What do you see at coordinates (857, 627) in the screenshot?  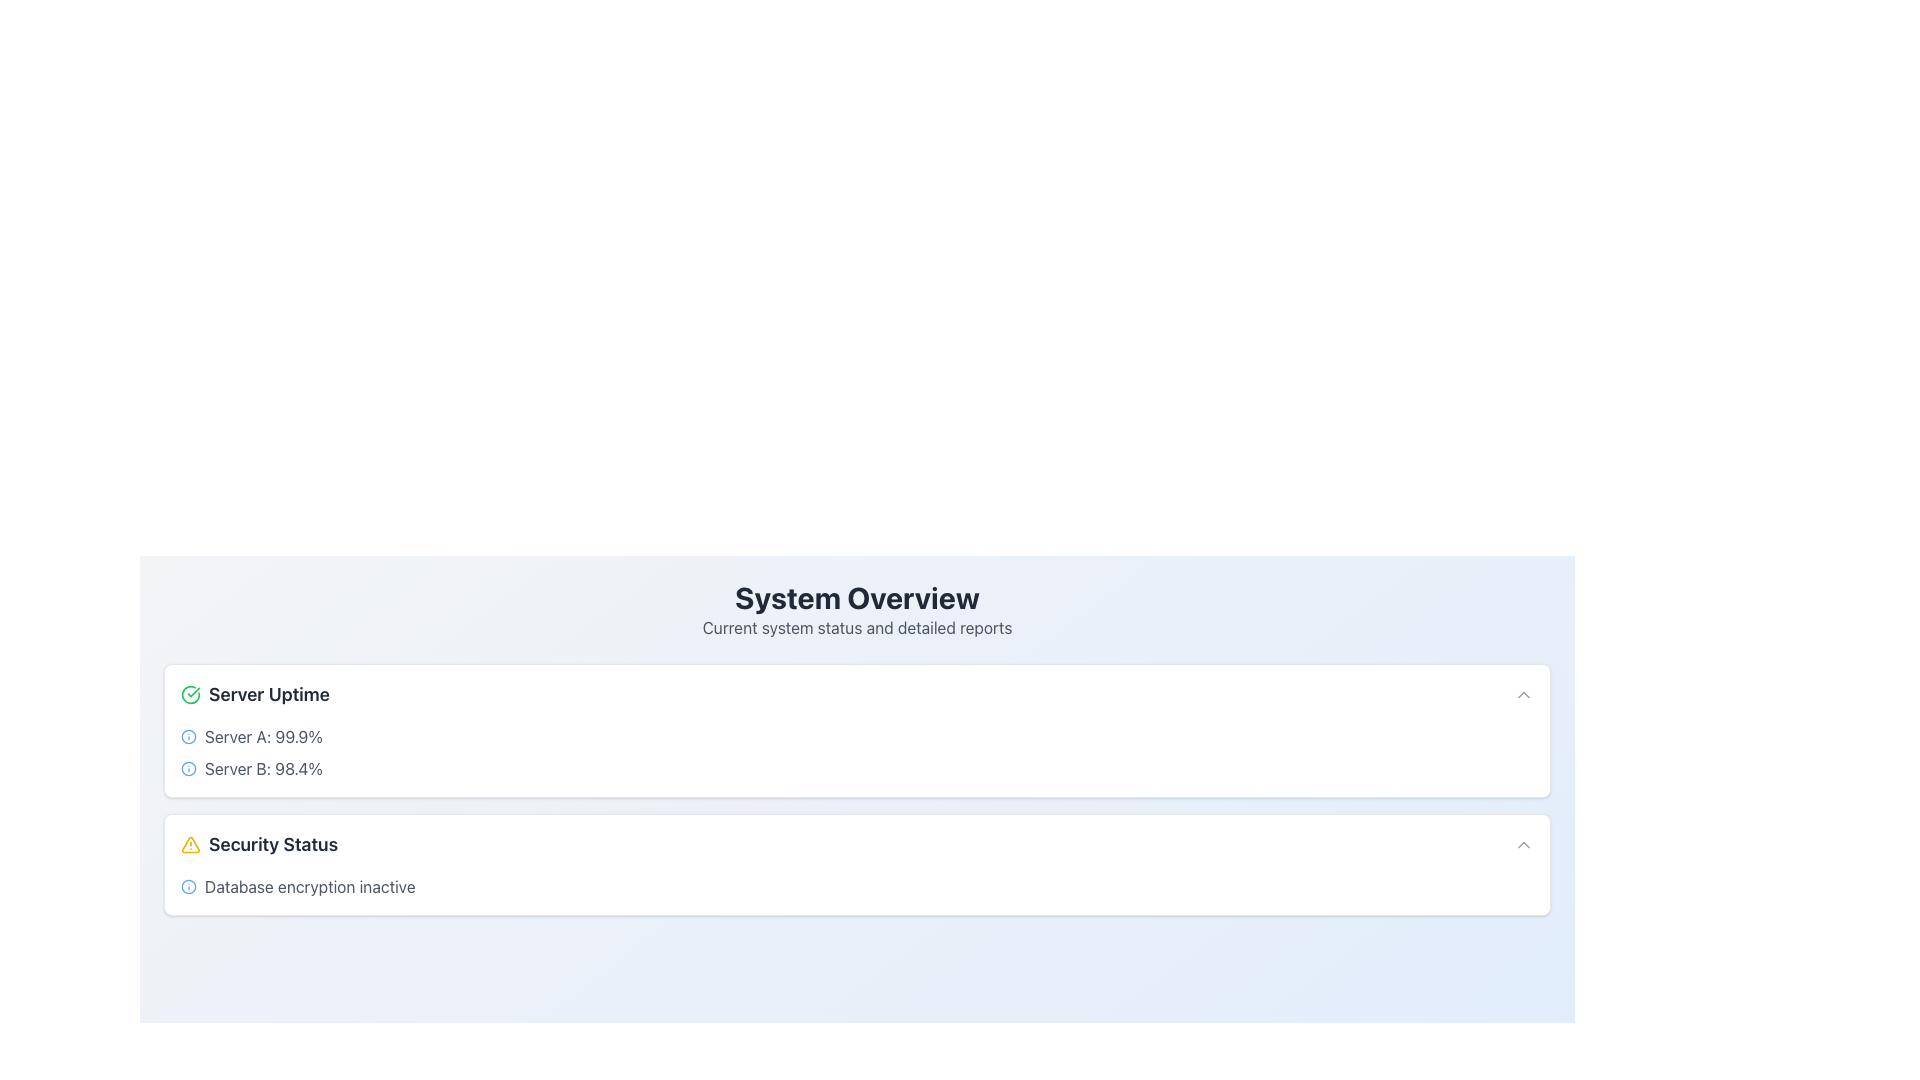 I see `text label that displays 'Current system status and detailed reports', located beneath the 'System Overview' heading` at bounding box center [857, 627].